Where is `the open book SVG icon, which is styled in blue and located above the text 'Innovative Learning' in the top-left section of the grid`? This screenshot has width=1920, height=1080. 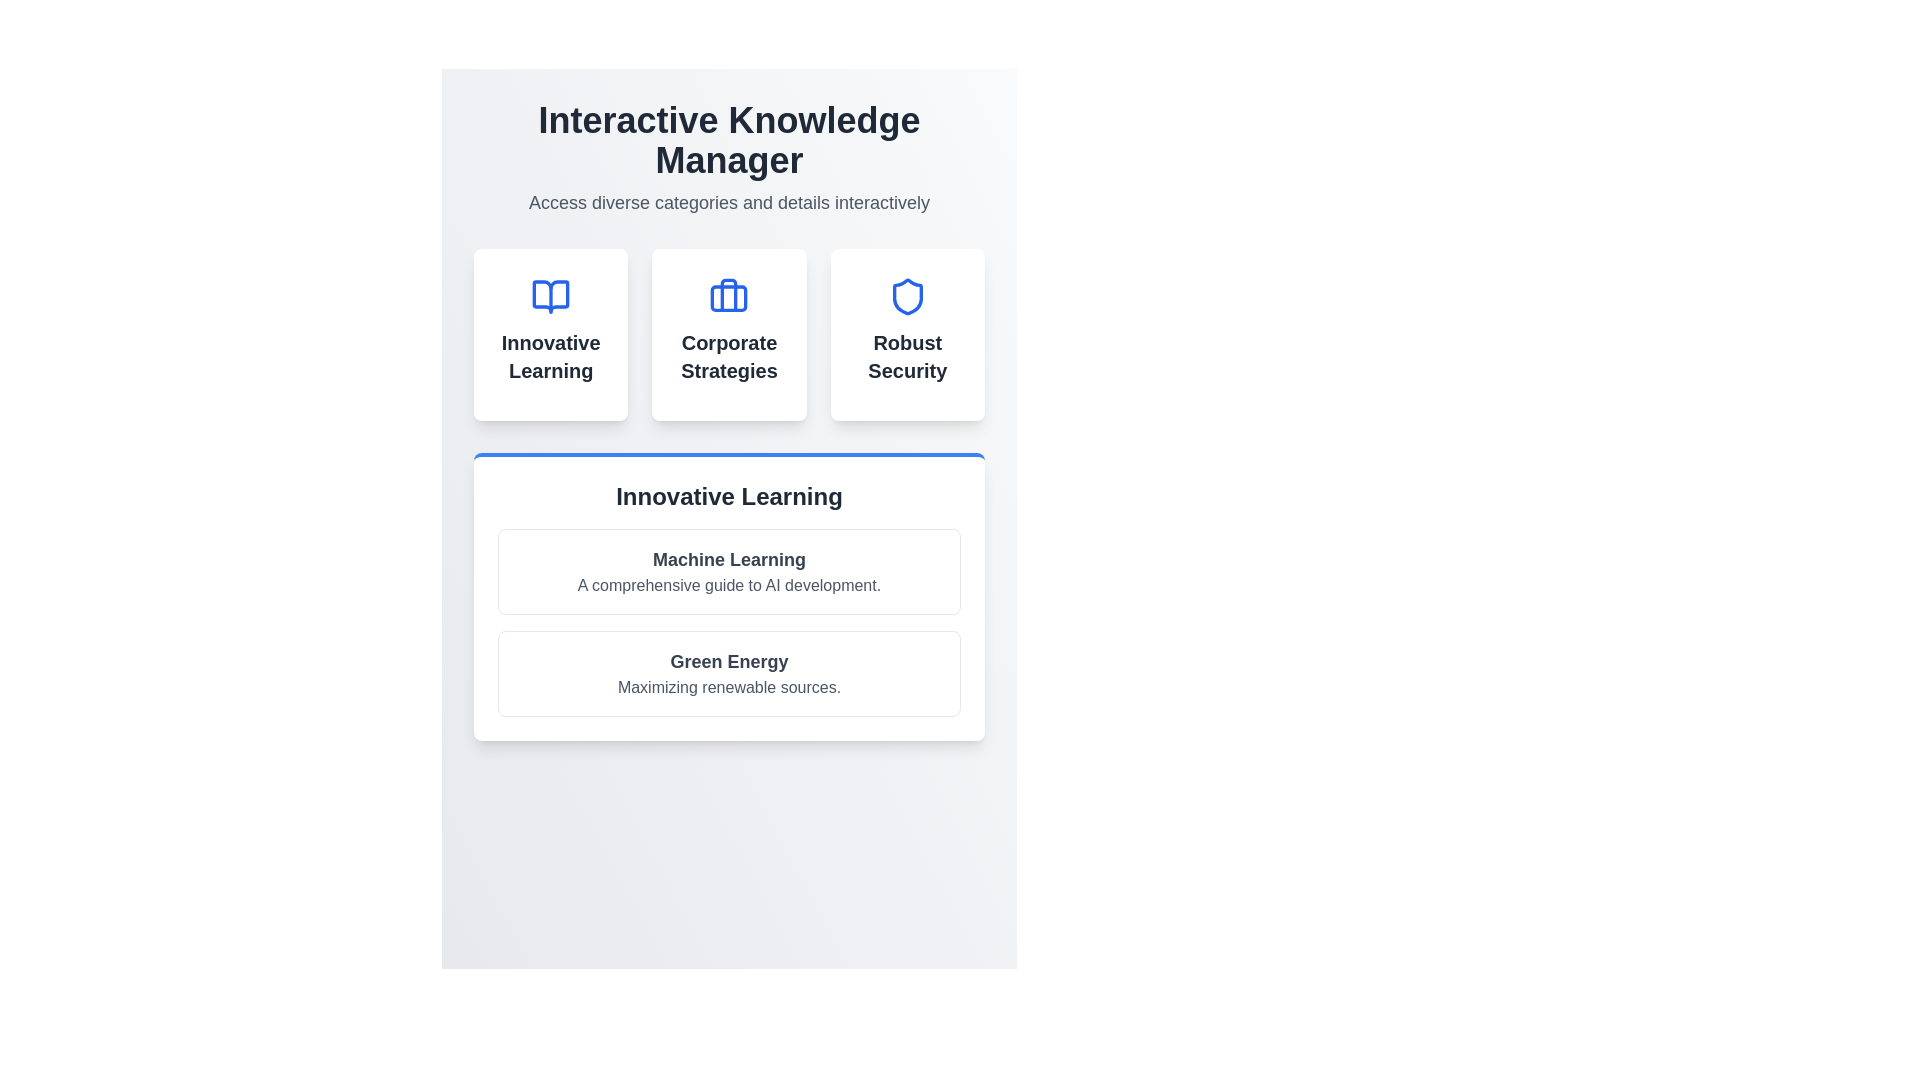
the open book SVG icon, which is styled in blue and located above the text 'Innovative Learning' in the top-left section of the grid is located at coordinates (551, 297).